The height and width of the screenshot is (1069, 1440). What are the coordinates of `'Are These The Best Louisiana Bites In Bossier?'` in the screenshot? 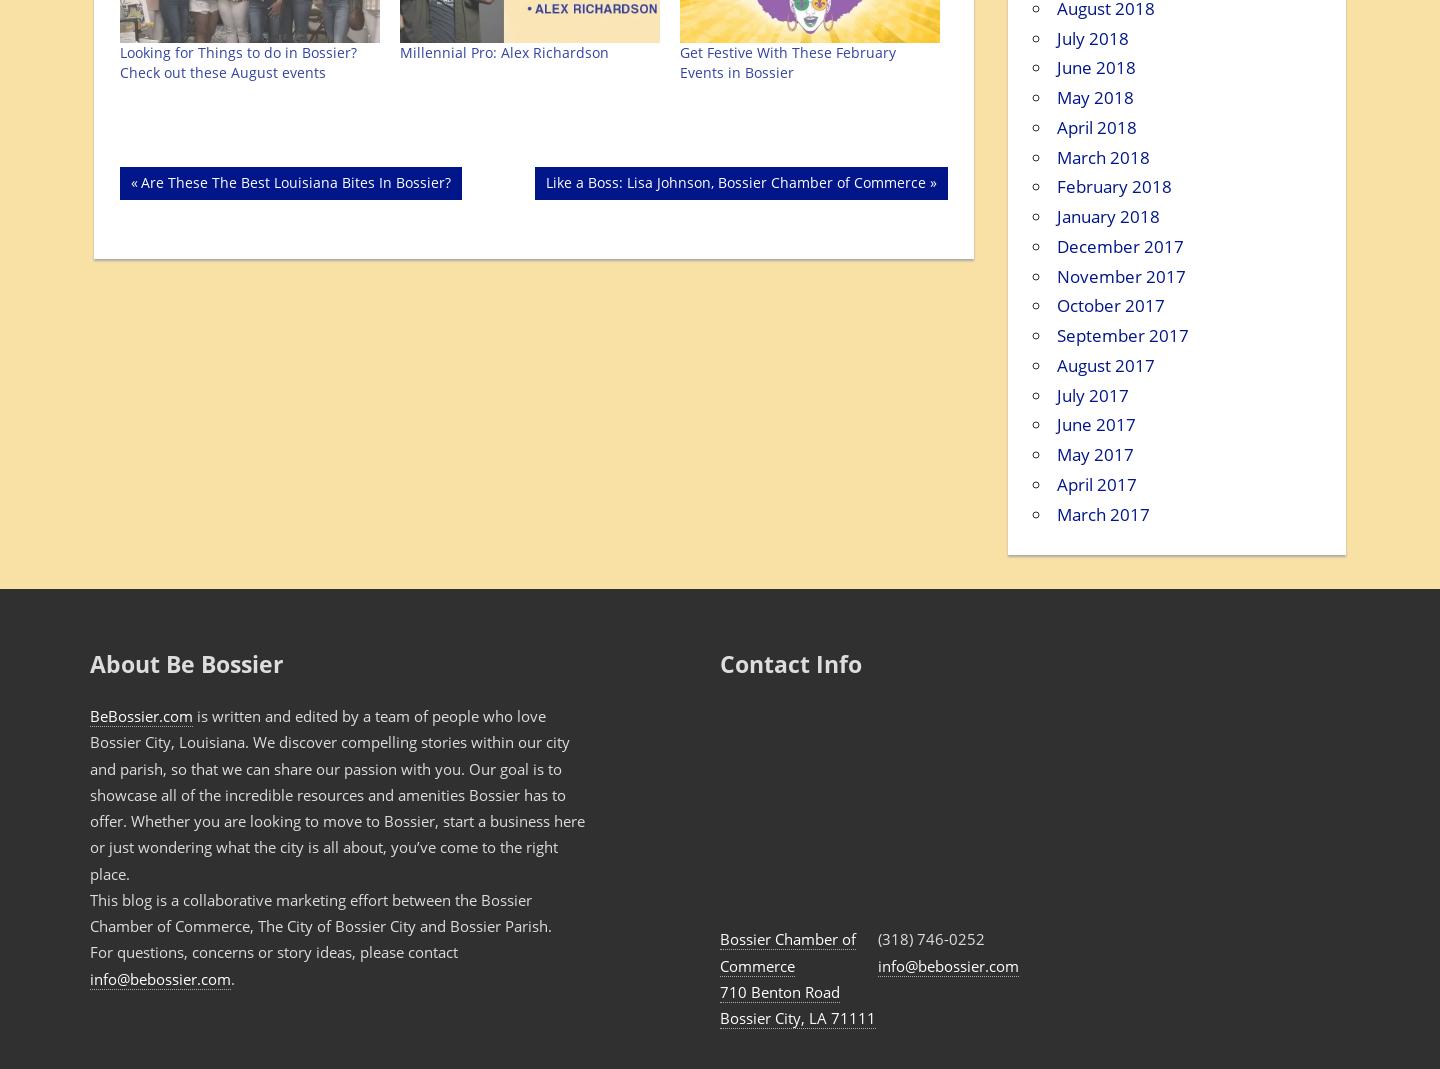 It's located at (294, 182).